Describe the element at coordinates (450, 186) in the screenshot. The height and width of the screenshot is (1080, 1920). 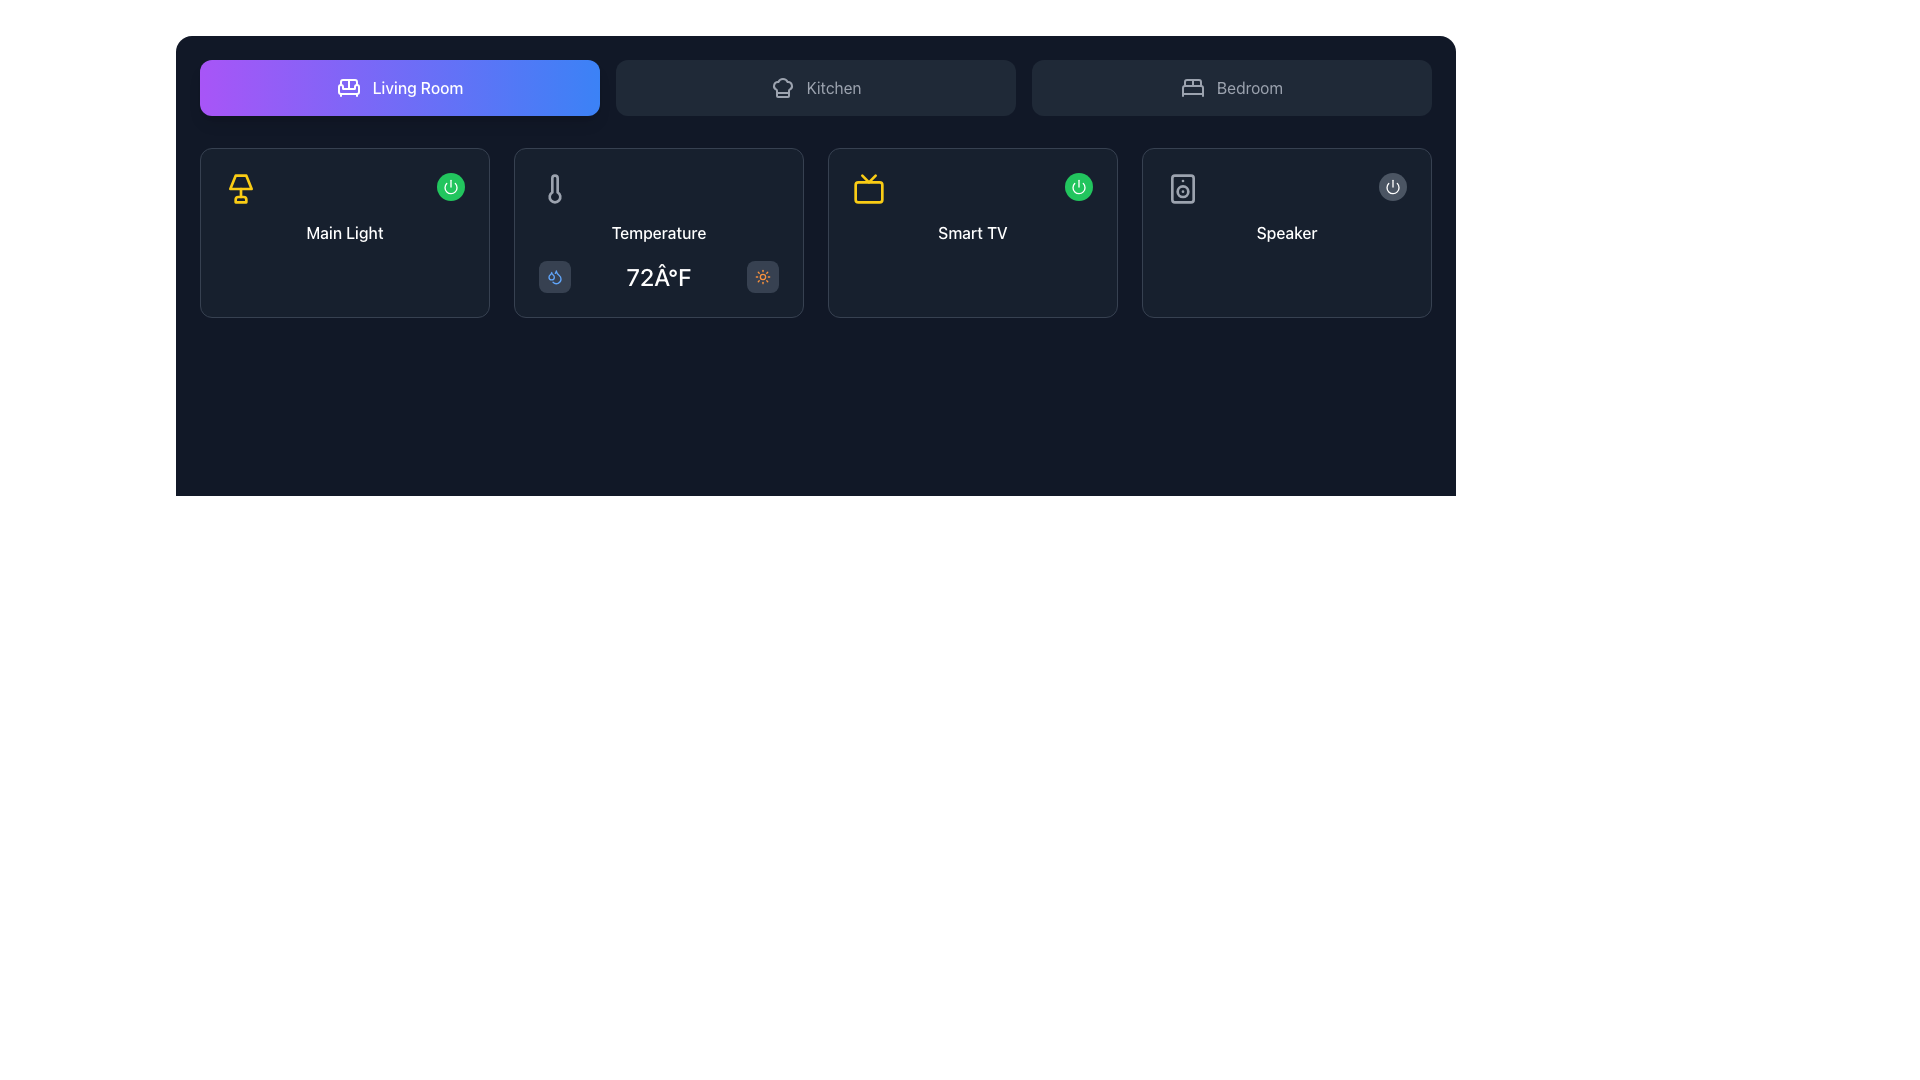
I see `the circular green button with a white power symbol in the top-right corner of the 'Main Light' card` at that location.